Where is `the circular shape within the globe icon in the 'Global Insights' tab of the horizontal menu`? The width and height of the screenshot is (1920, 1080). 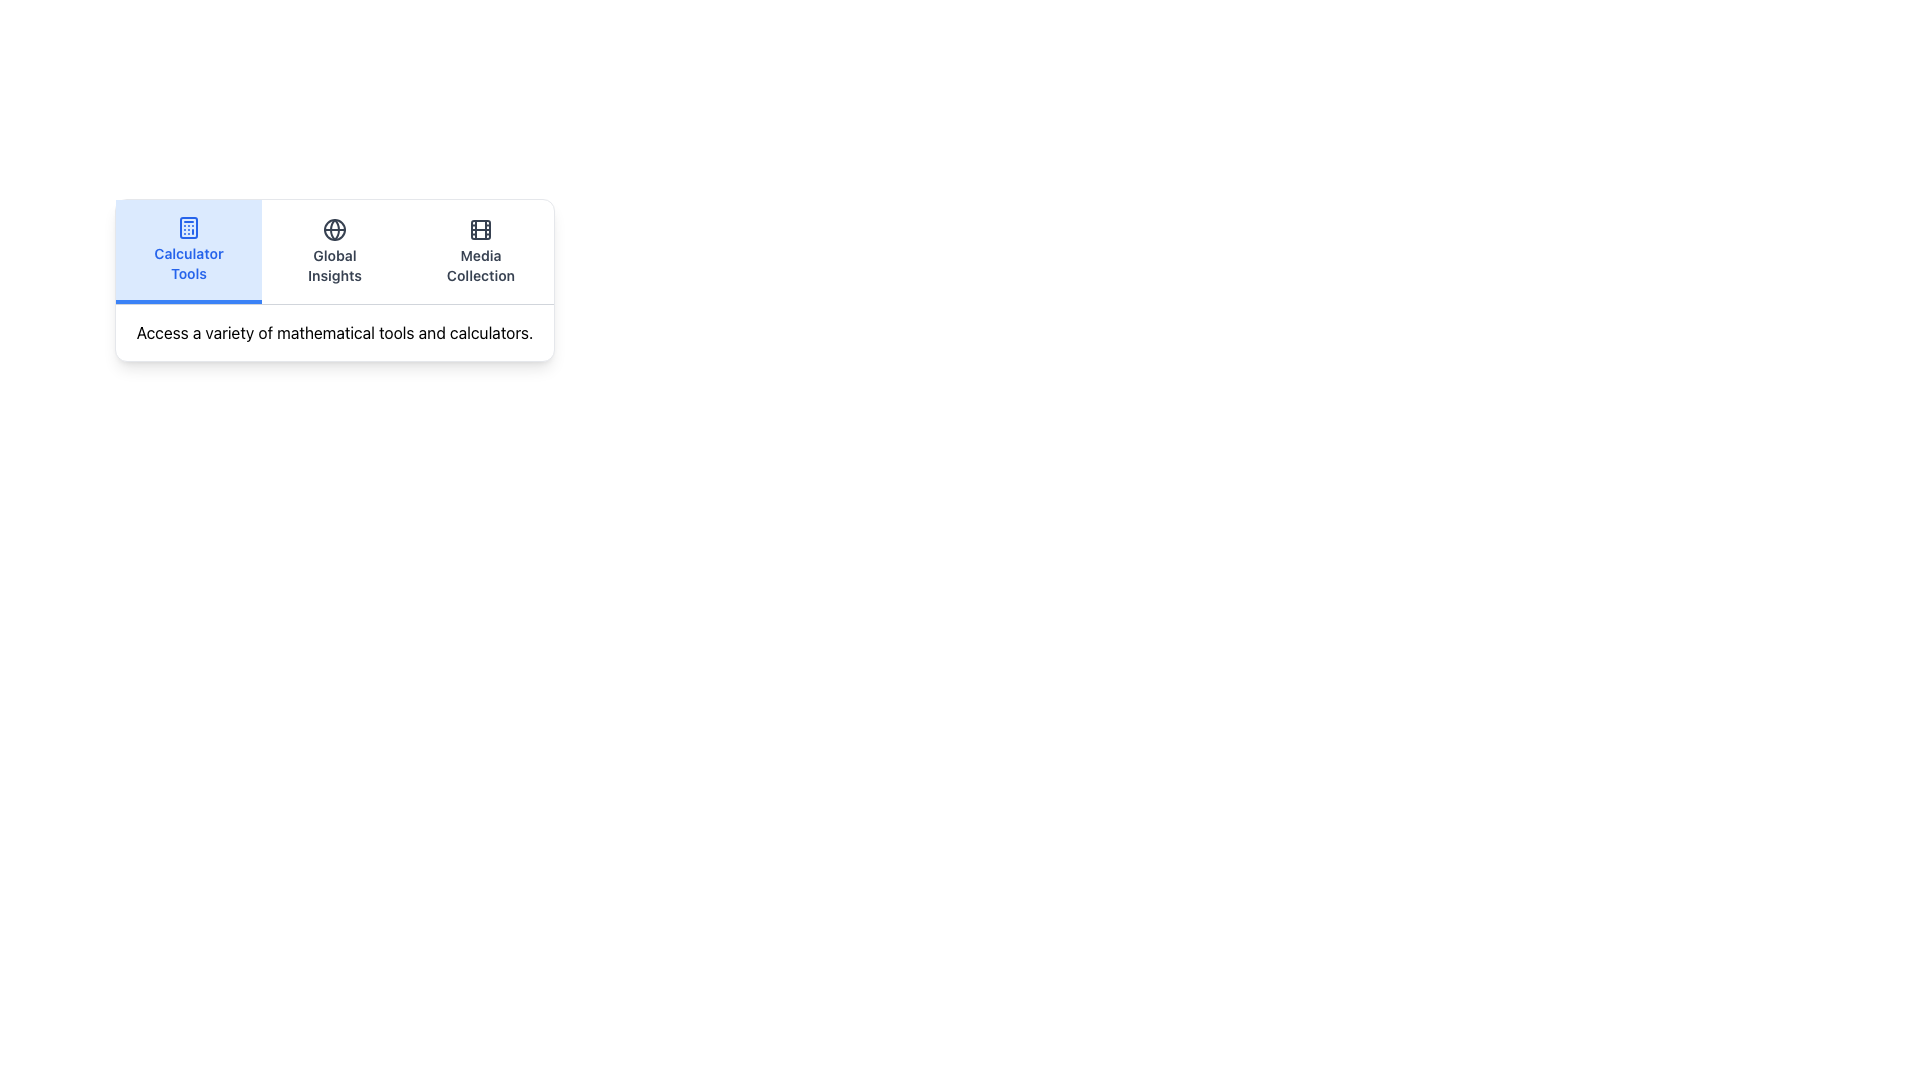
the circular shape within the globe icon in the 'Global Insights' tab of the horizontal menu is located at coordinates (335, 229).